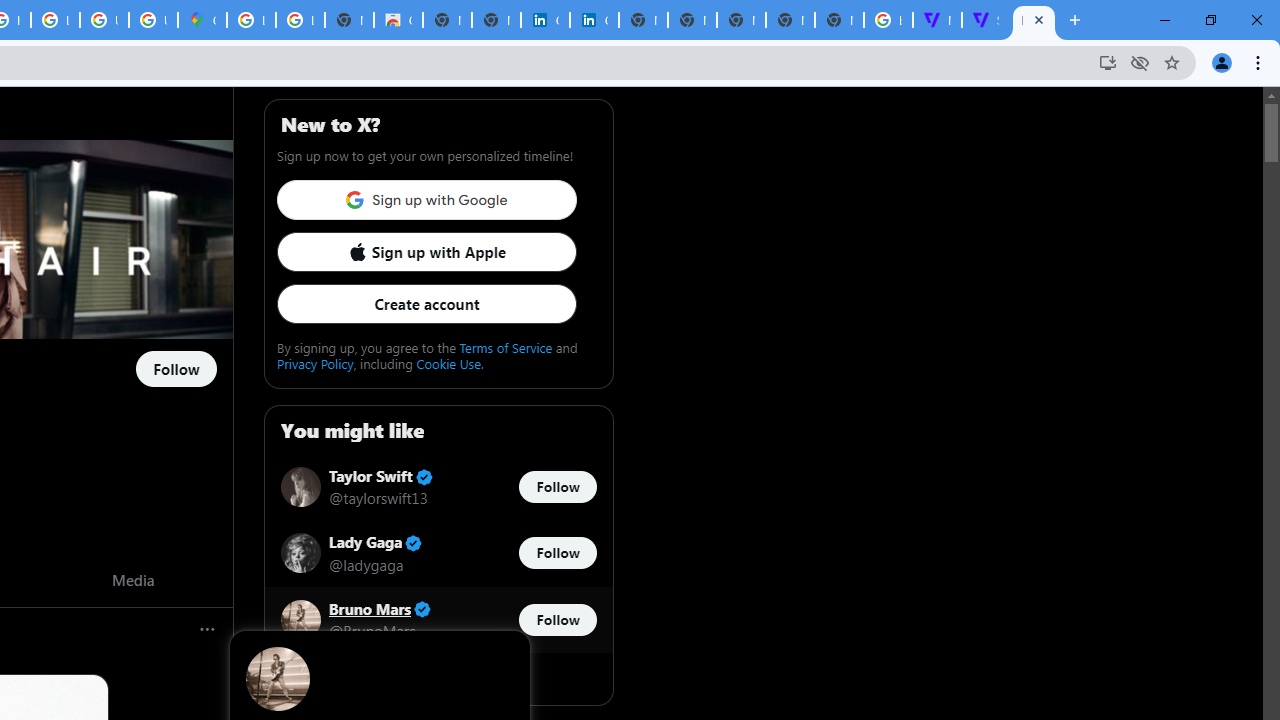 This screenshot has height=720, width=1280. I want to click on 'Follow @taylorswift13', so click(557, 487).